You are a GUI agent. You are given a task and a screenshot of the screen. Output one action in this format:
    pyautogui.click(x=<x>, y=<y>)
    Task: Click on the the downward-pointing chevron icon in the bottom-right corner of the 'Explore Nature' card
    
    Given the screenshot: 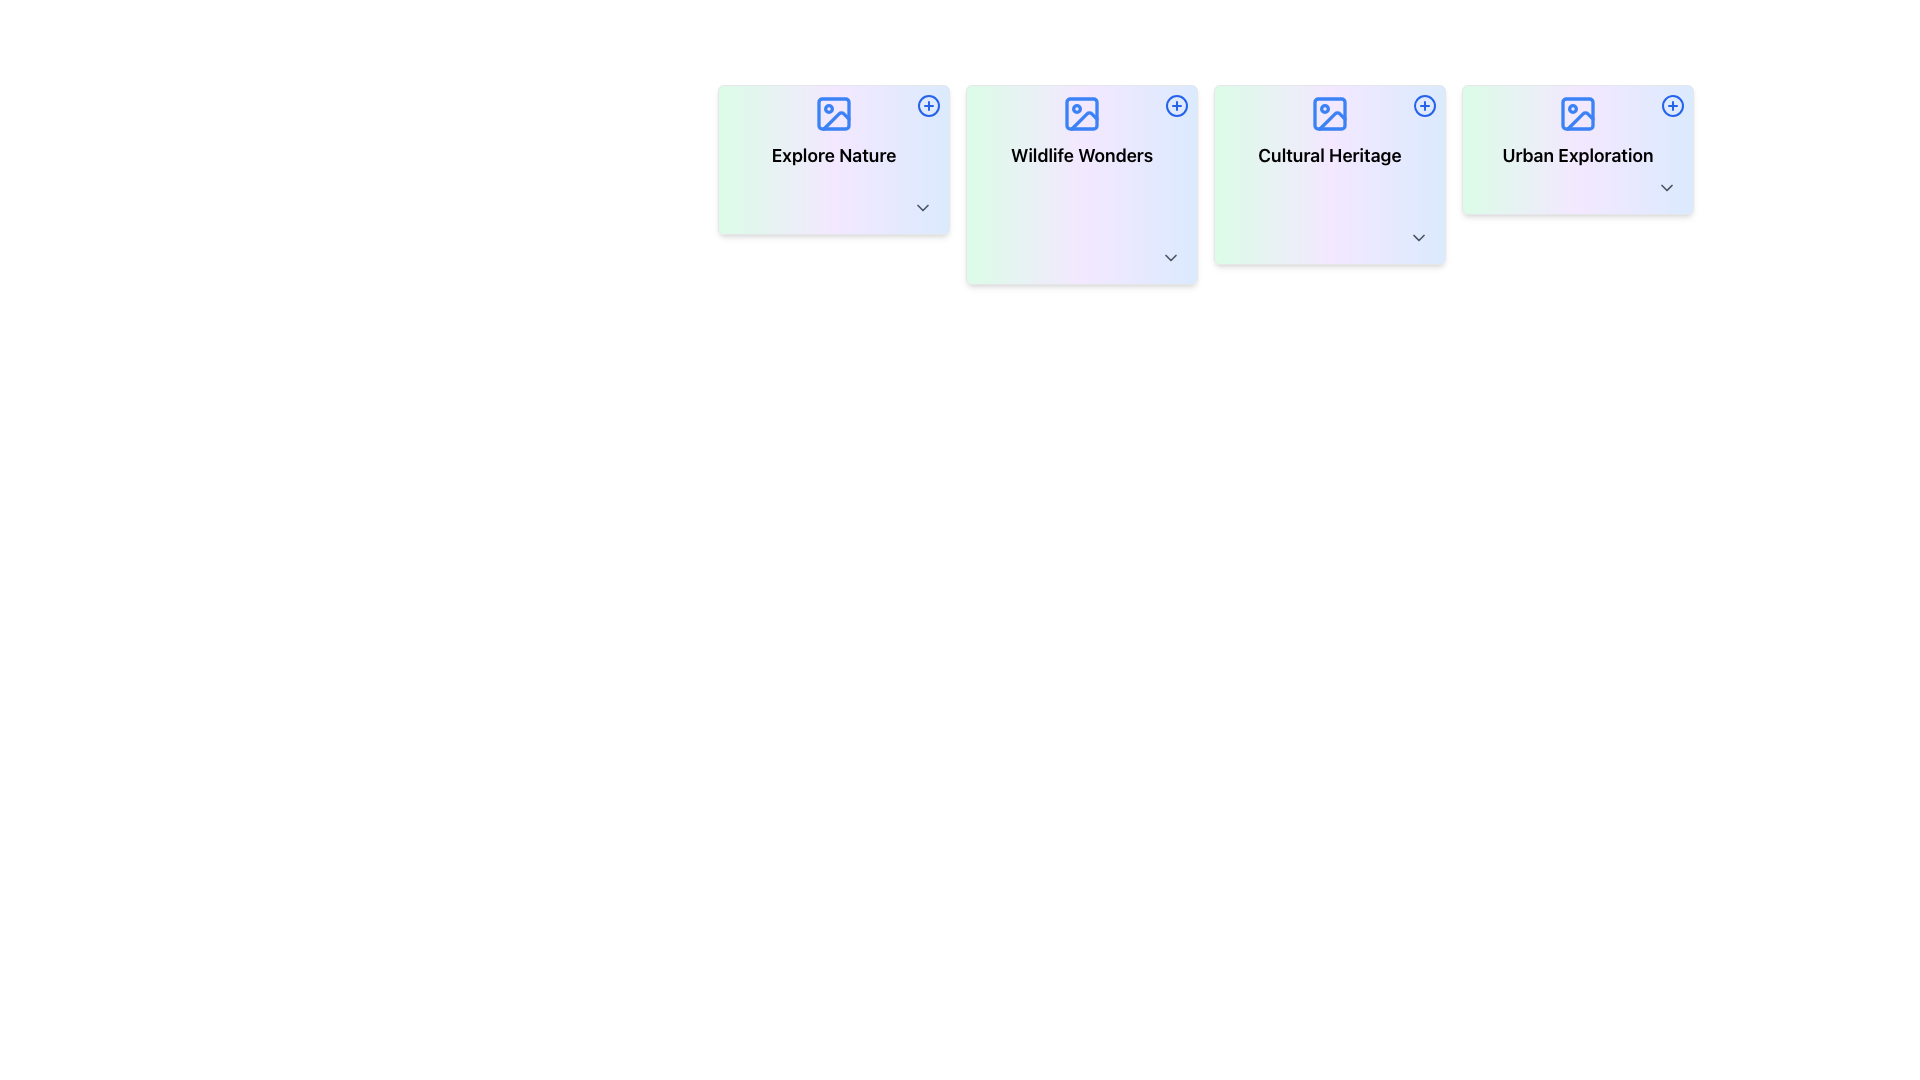 What is the action you would take?
    pyautogui.click(x=921, y=208)
    